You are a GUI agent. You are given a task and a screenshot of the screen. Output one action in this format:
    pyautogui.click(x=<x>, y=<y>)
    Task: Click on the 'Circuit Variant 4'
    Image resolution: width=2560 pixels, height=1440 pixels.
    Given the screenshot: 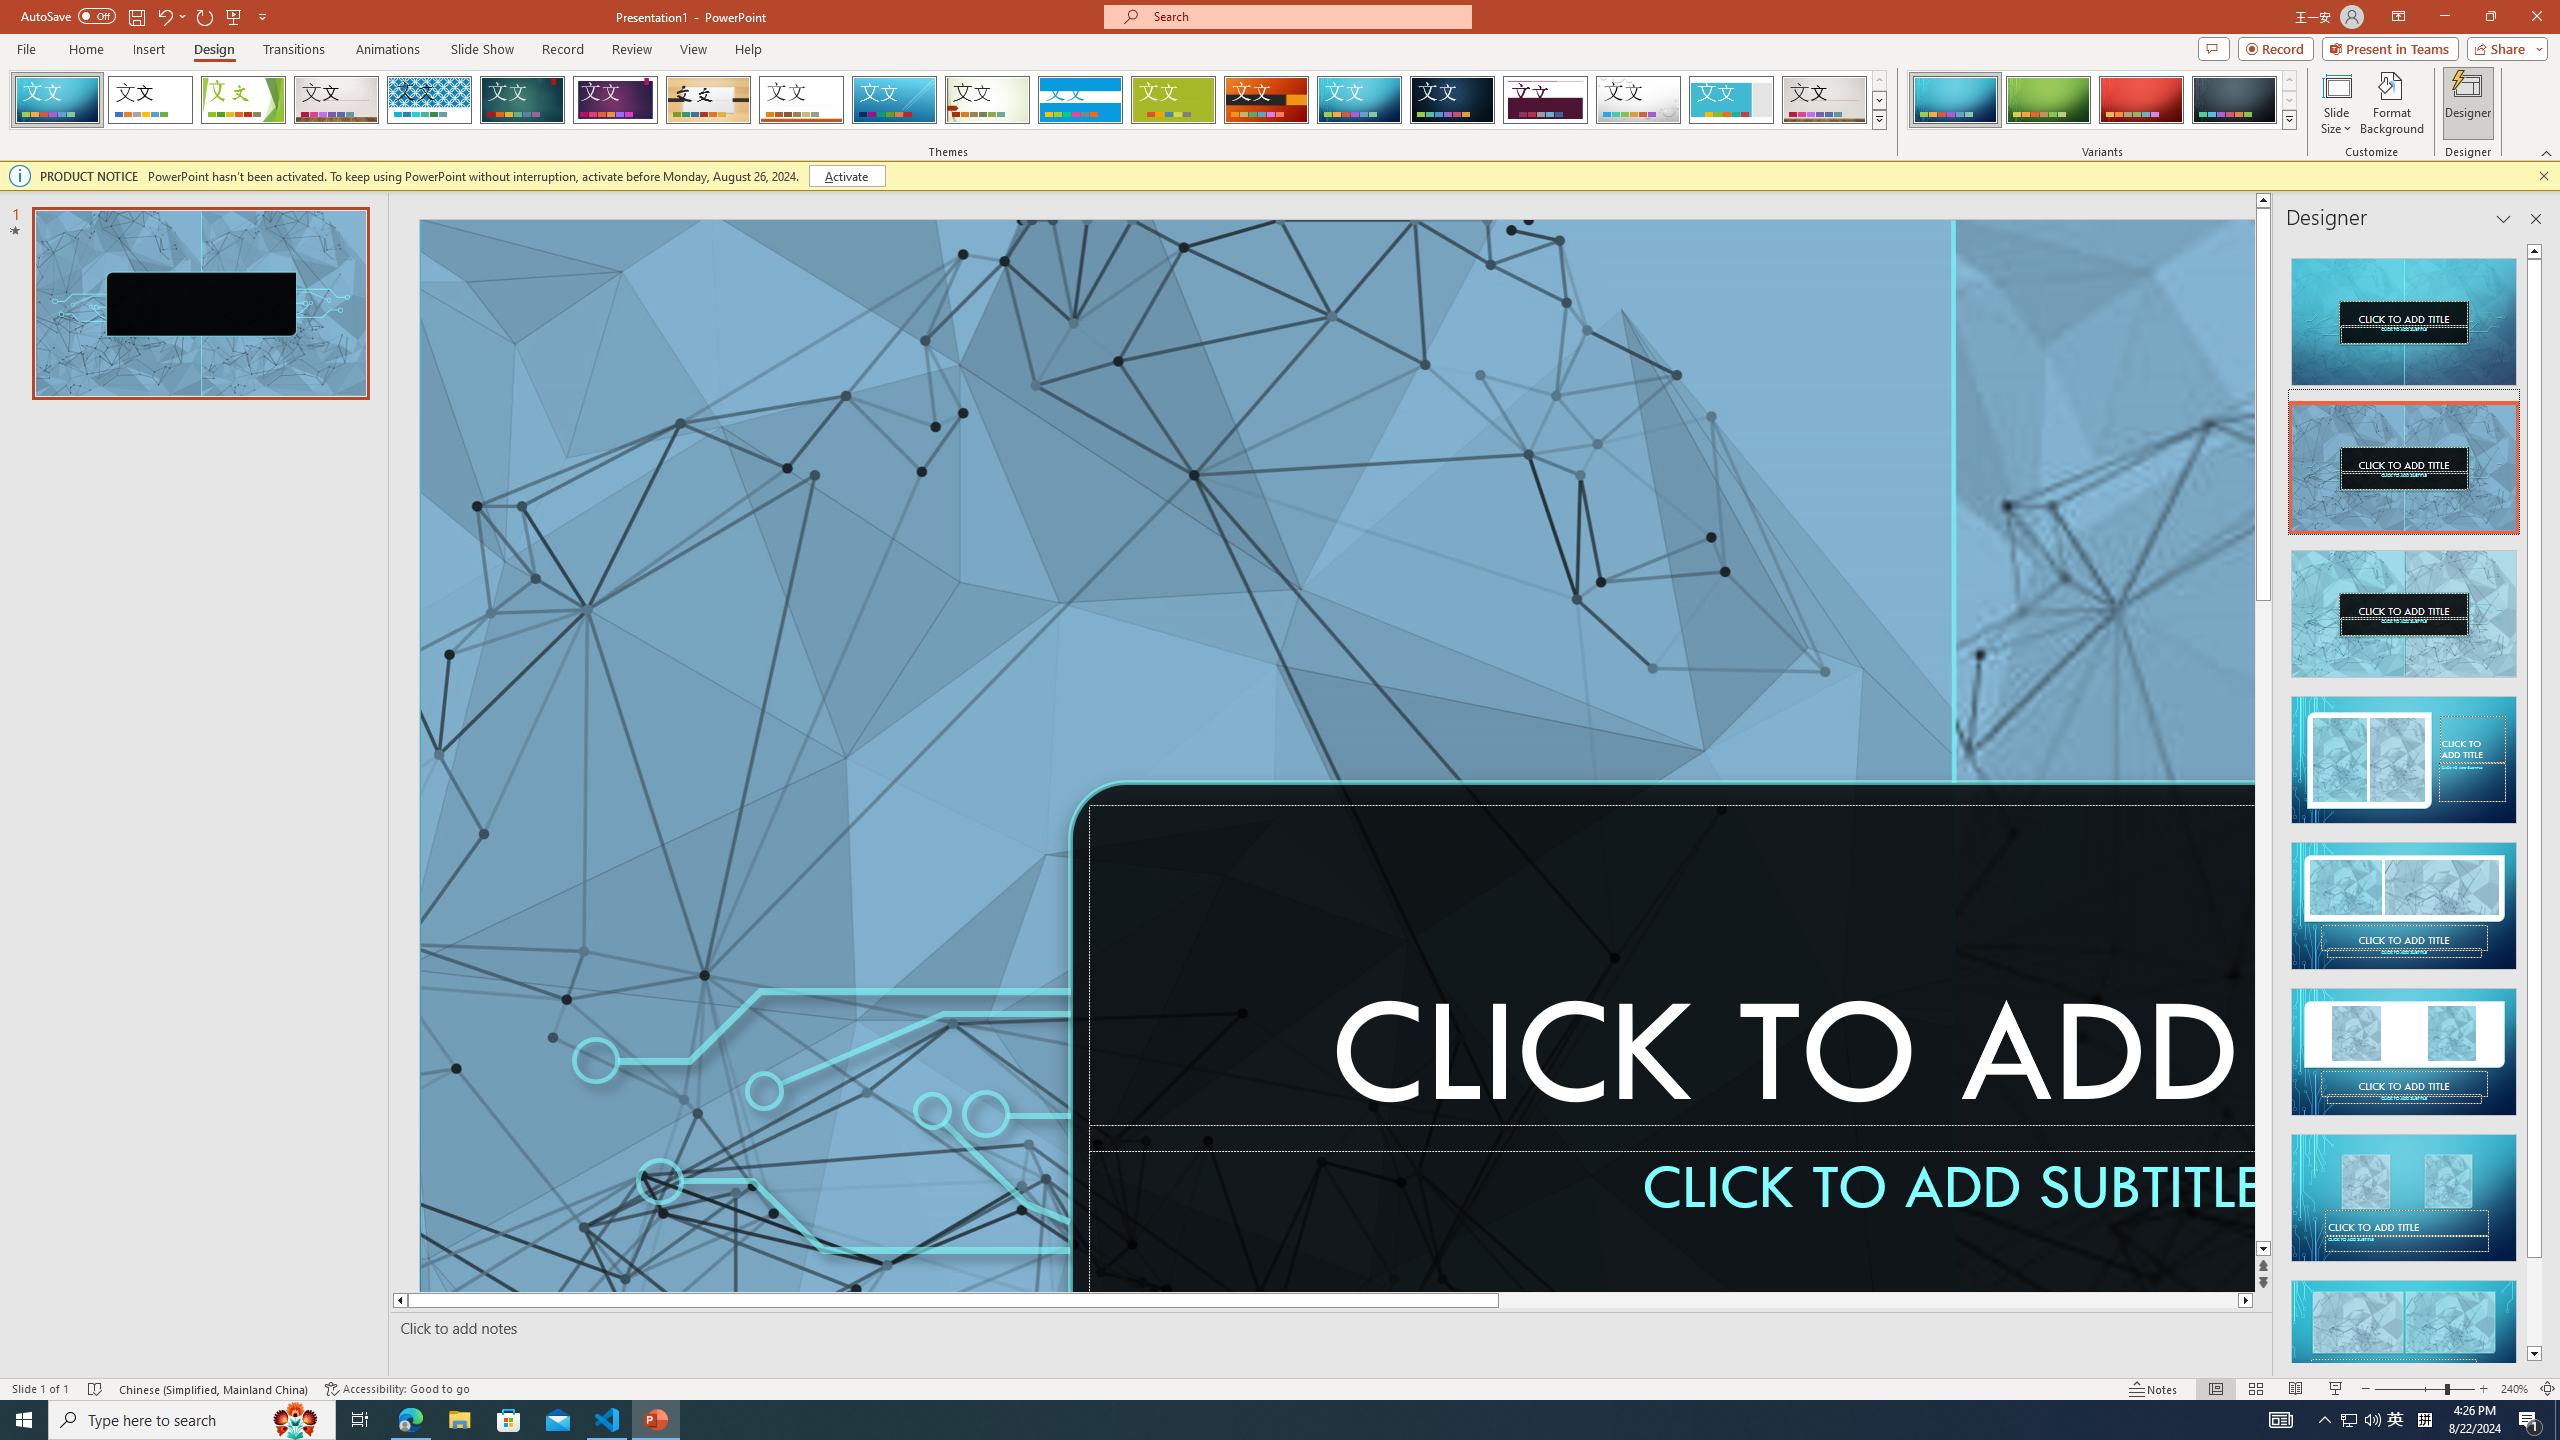 What is the action you would take?
    pyautogui.click(x=2233, y=99)
    